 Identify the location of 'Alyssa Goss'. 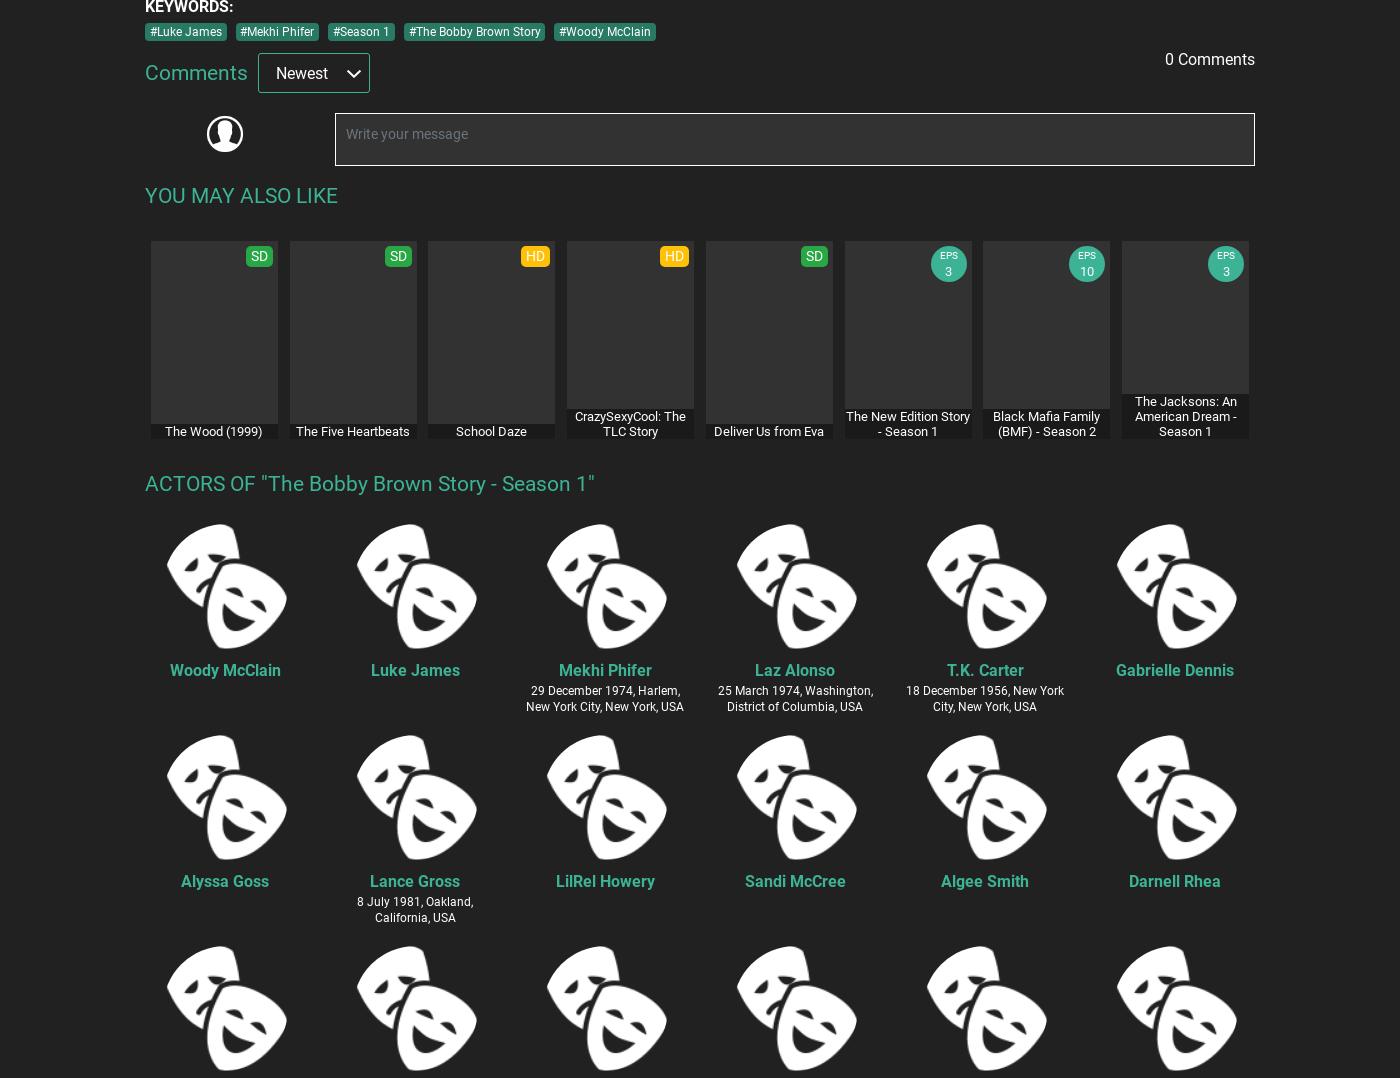
(224, 879).